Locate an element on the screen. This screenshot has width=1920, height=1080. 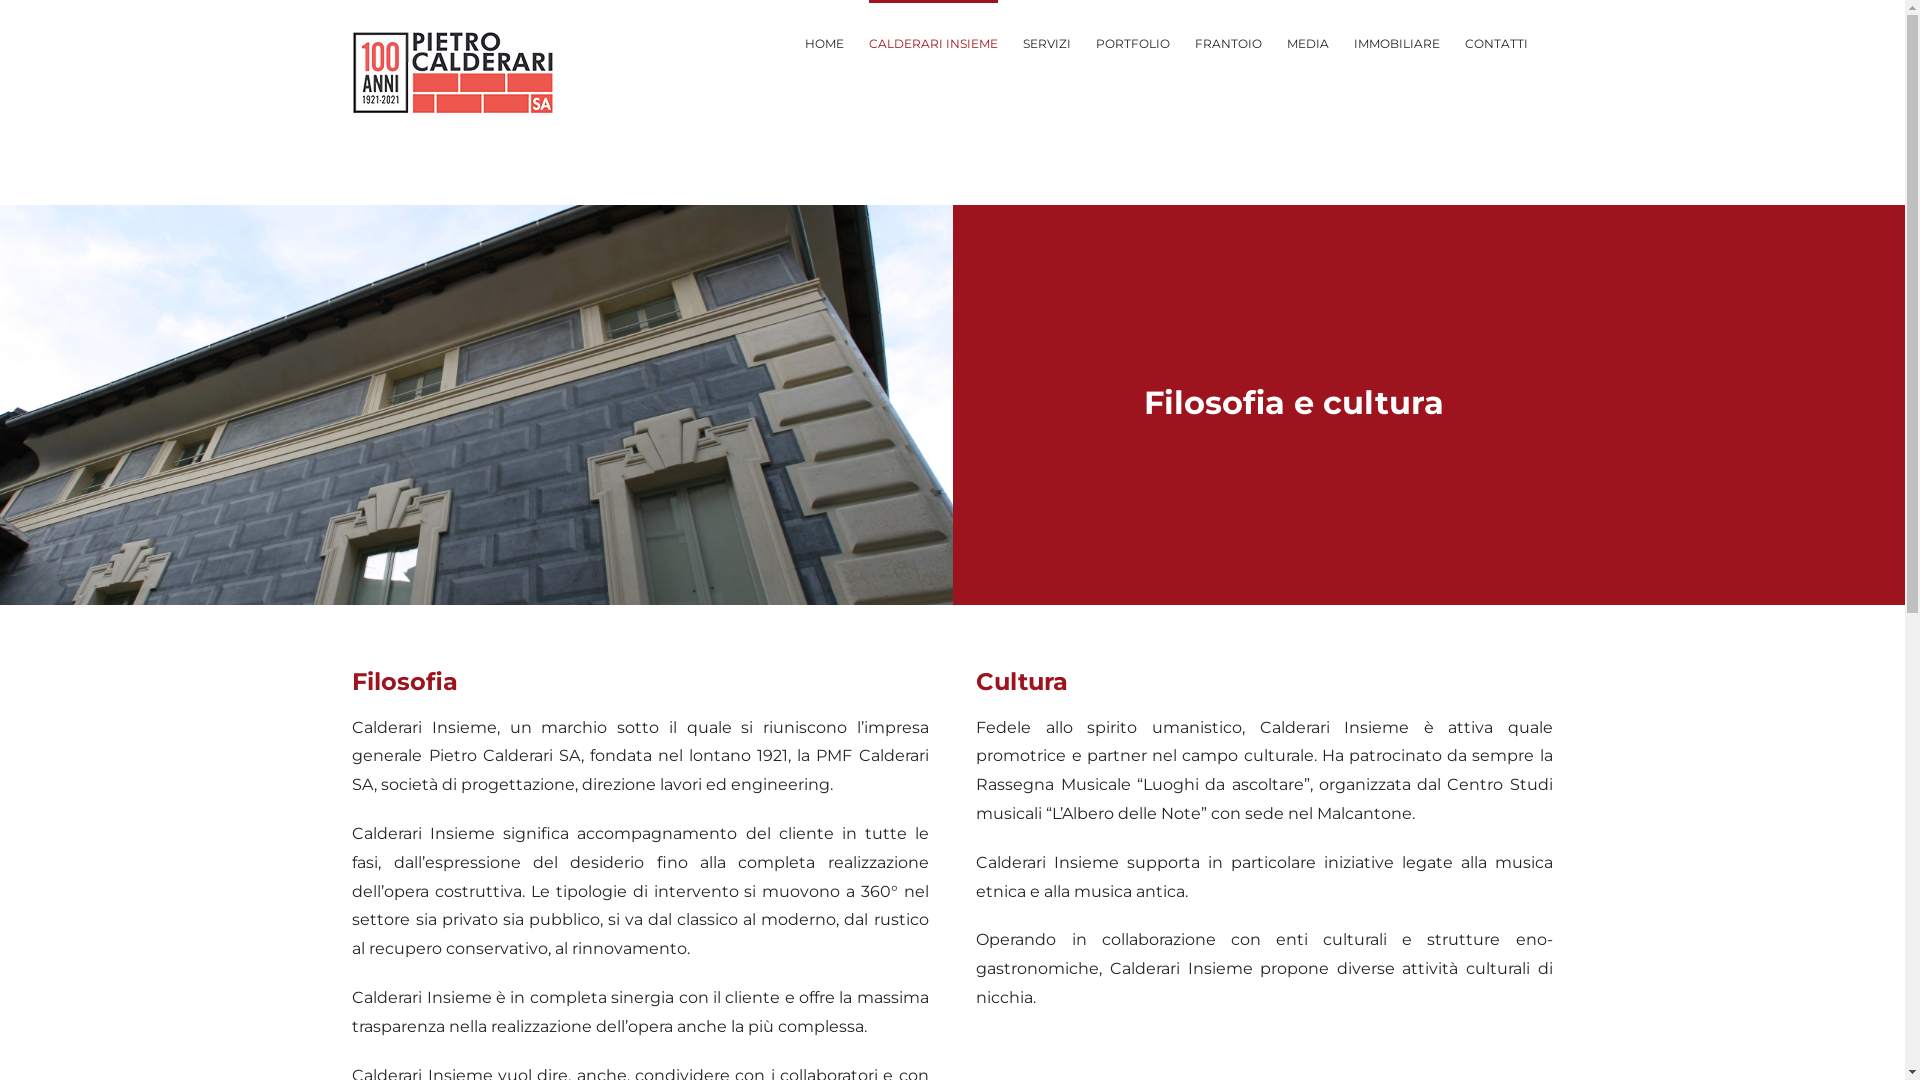
'CALDERARI INSIEME' is located at coordinates (931, 42).